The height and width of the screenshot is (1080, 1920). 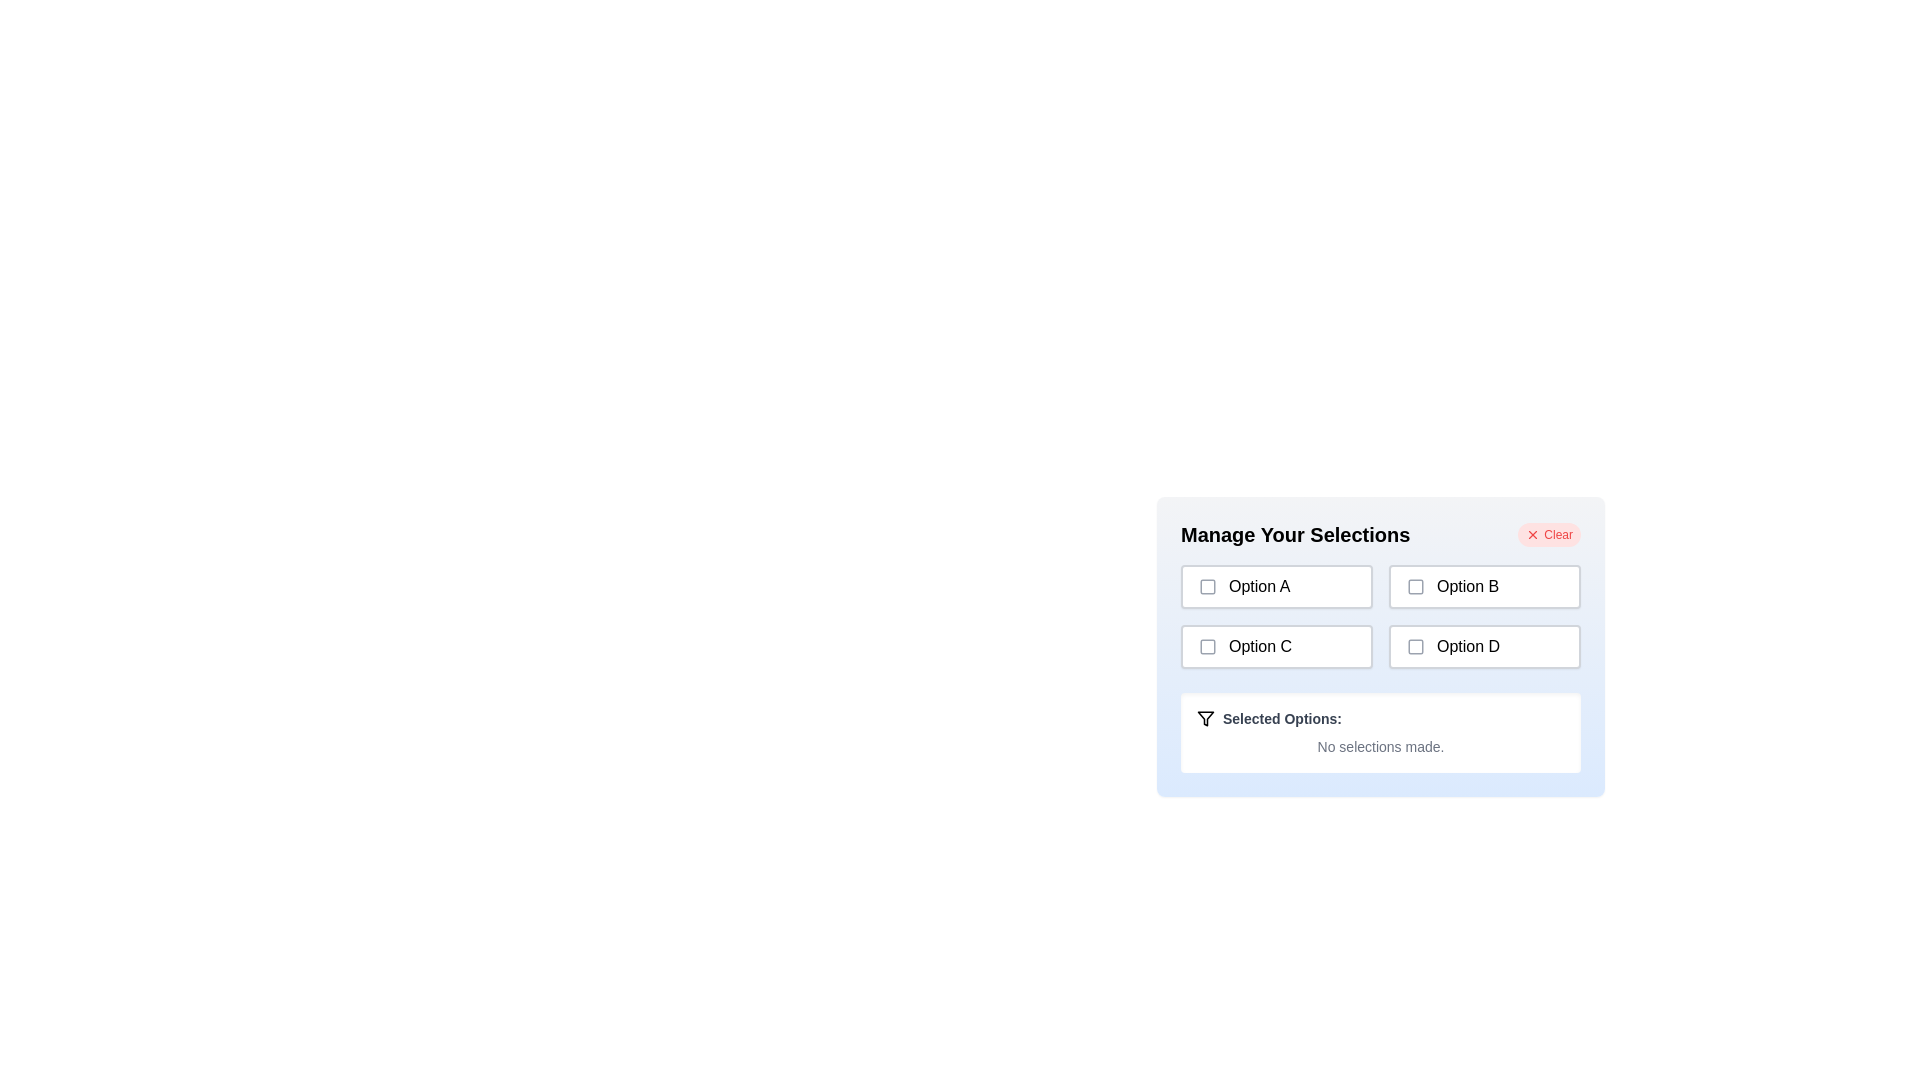 I want to click on the checkbox corresponding to Option D, so click(x=1415, y=647).